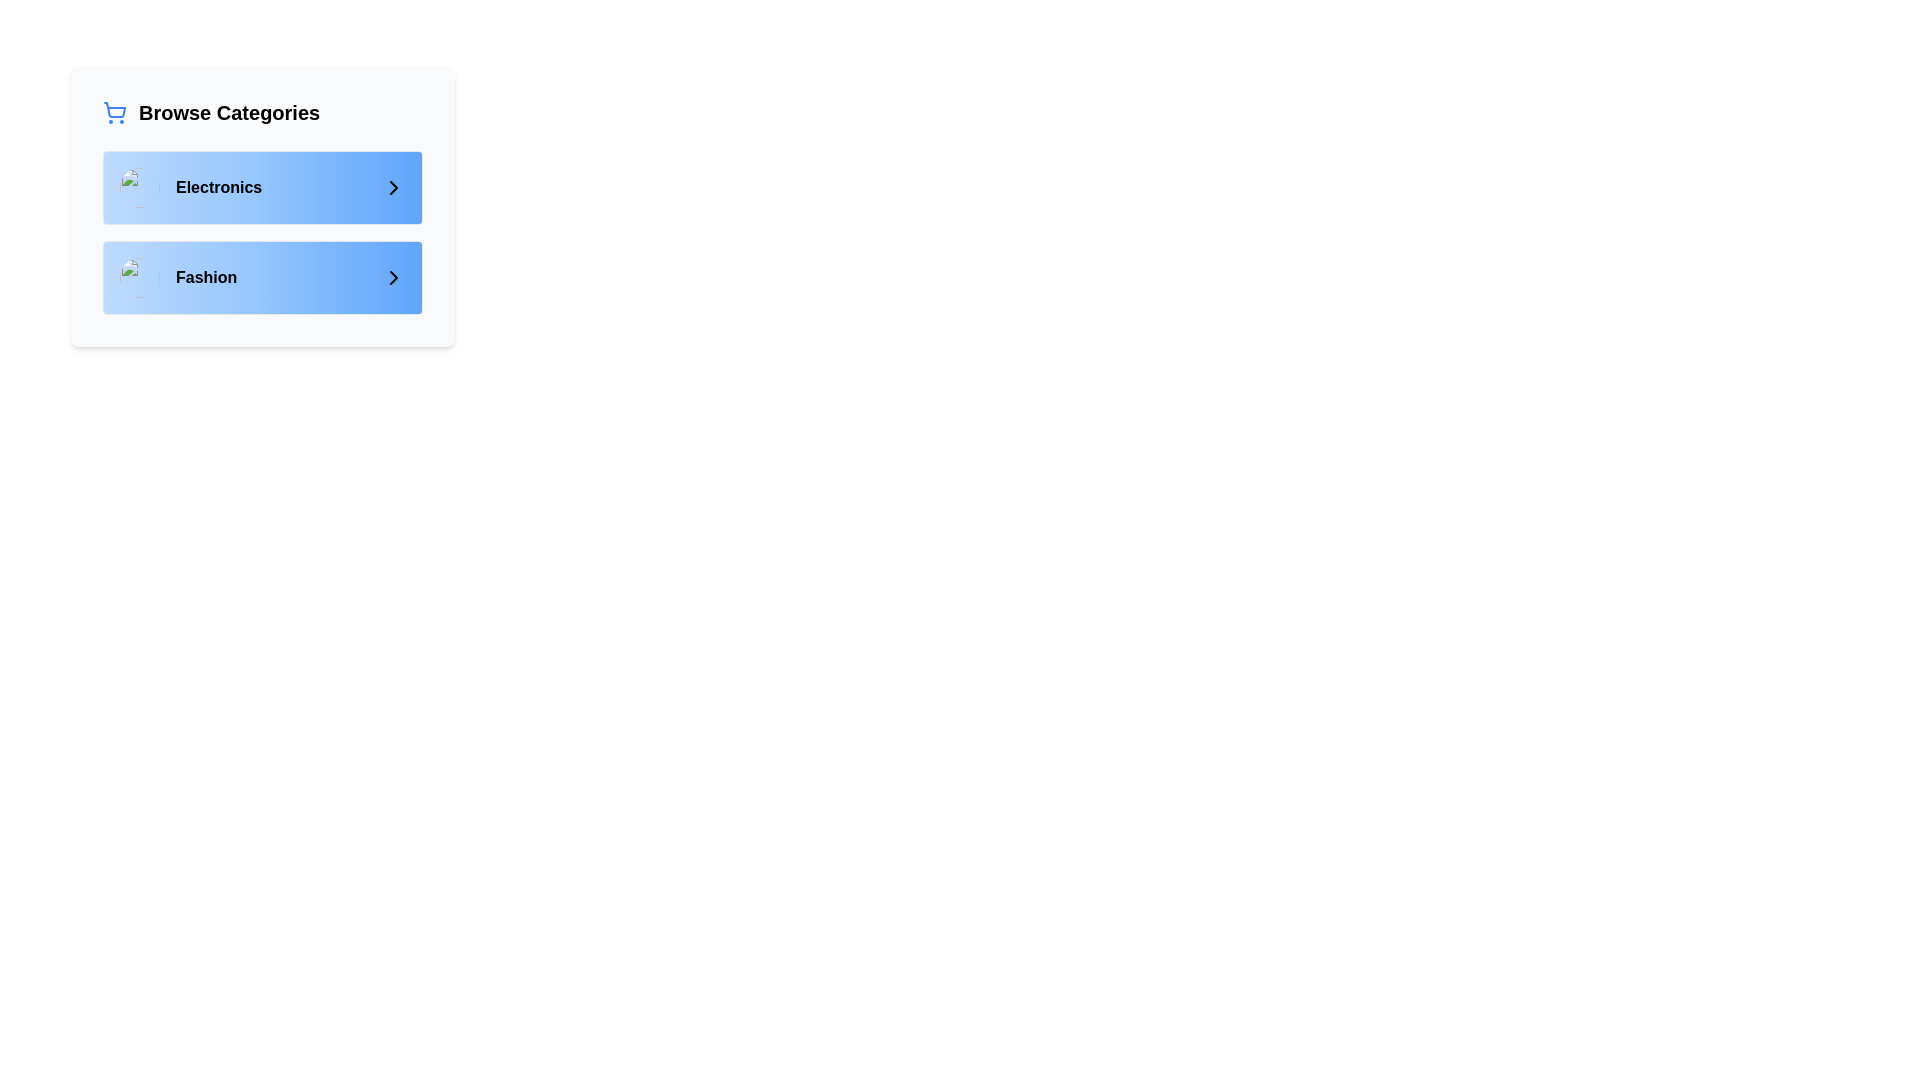 Image resolution: width=1920 pixels, height=1080 pixels. I want to click on the right-pointing chevron icon with a black outline located on the right side of the 'Electronics' category item, so click(393, 188).